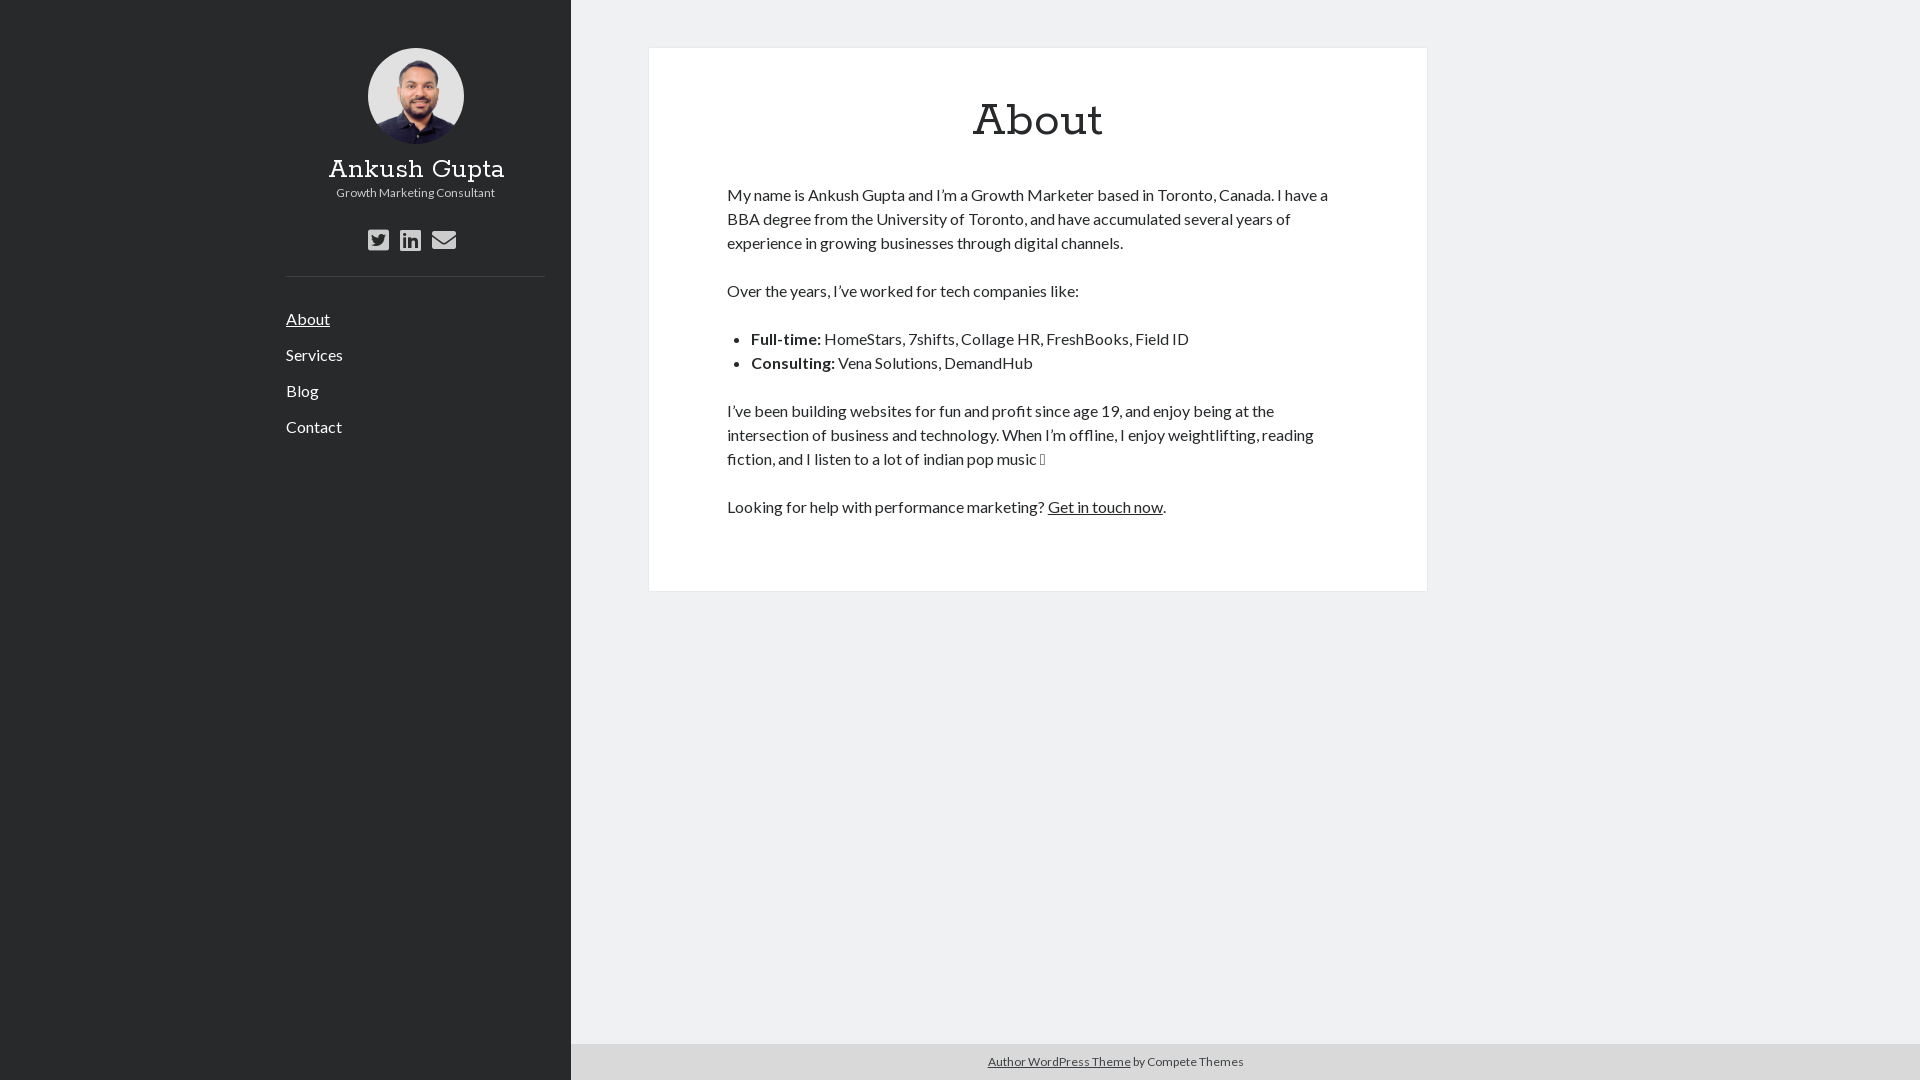 The image size is (1920, 1080). What do you see at coordinates (327, 168) in the screenshot?
I see `'Ankush Gupta'` at bounding box center [327, 168].